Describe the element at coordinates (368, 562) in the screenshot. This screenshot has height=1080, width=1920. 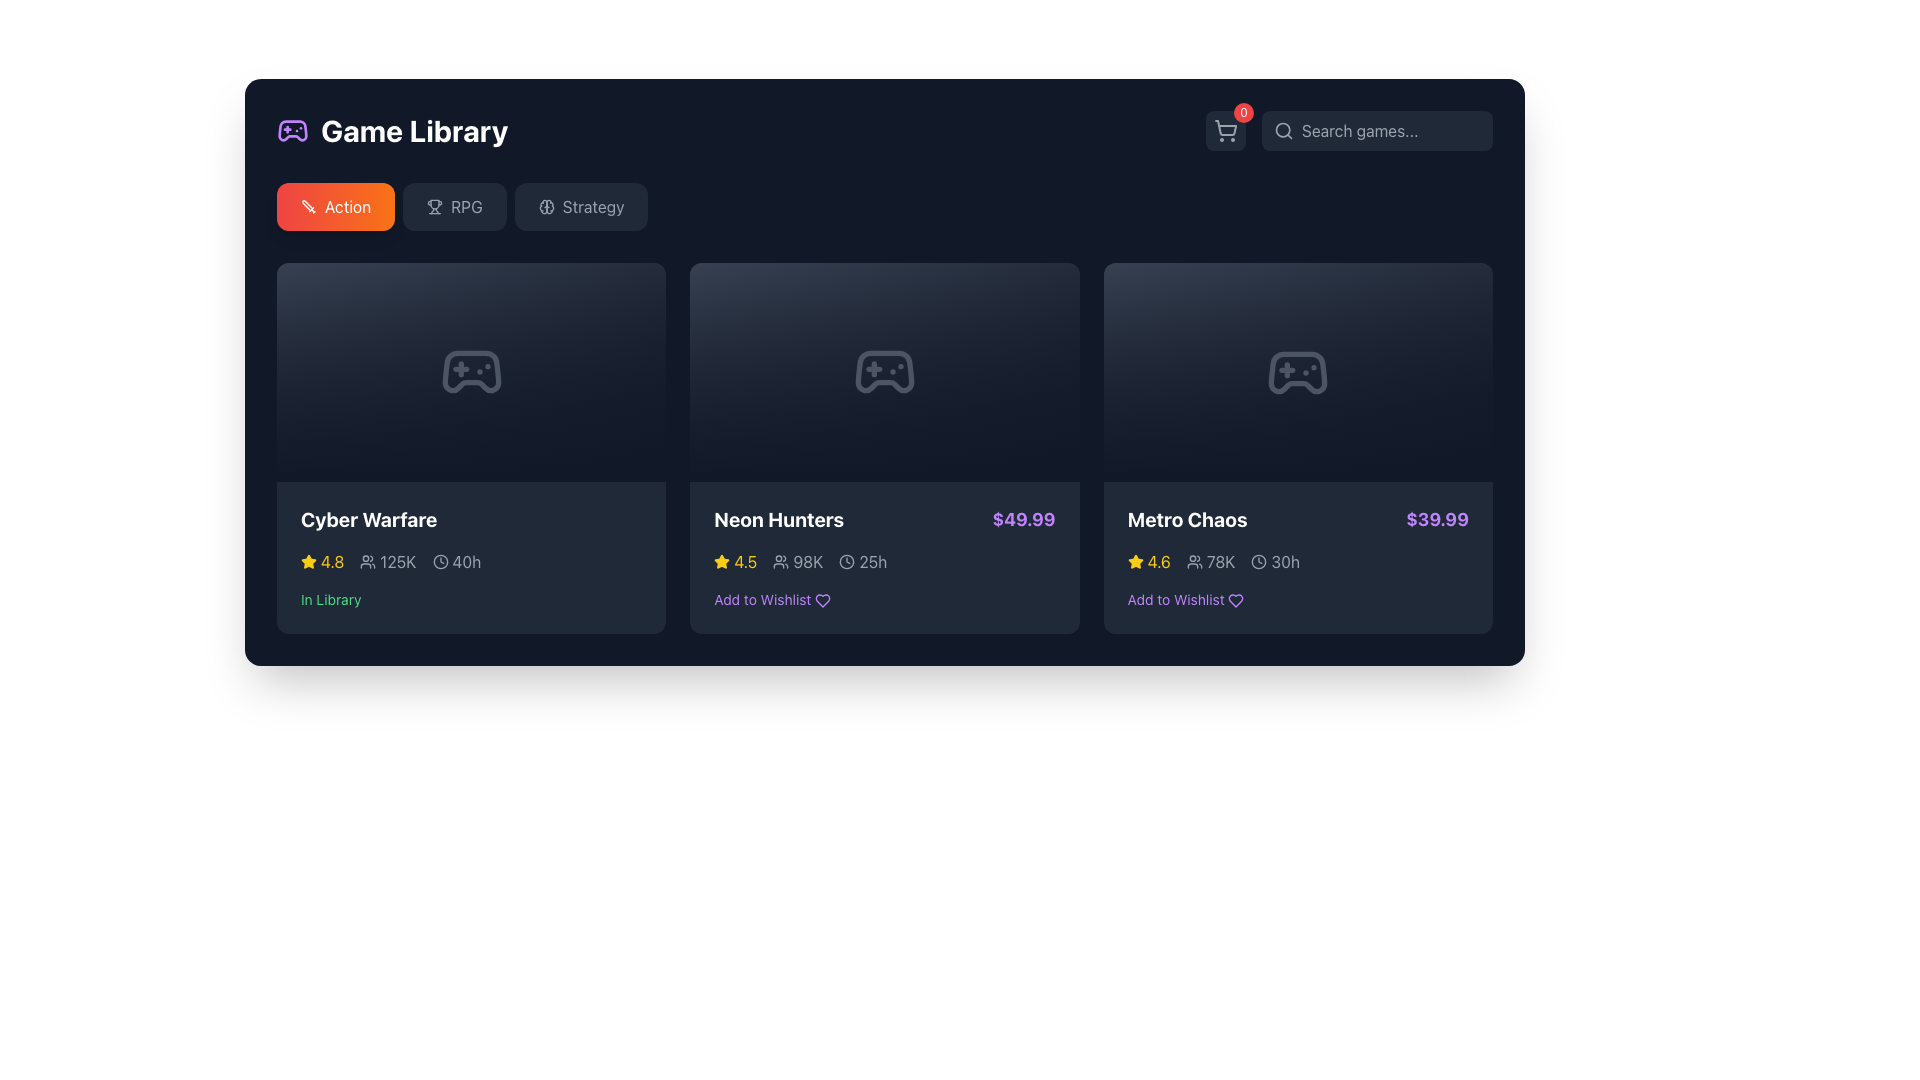
I see `the user count icon located in the 'Cyber Warfare' game card, directly left of the '125K' text, aligned with the star and clock icons` at that location.